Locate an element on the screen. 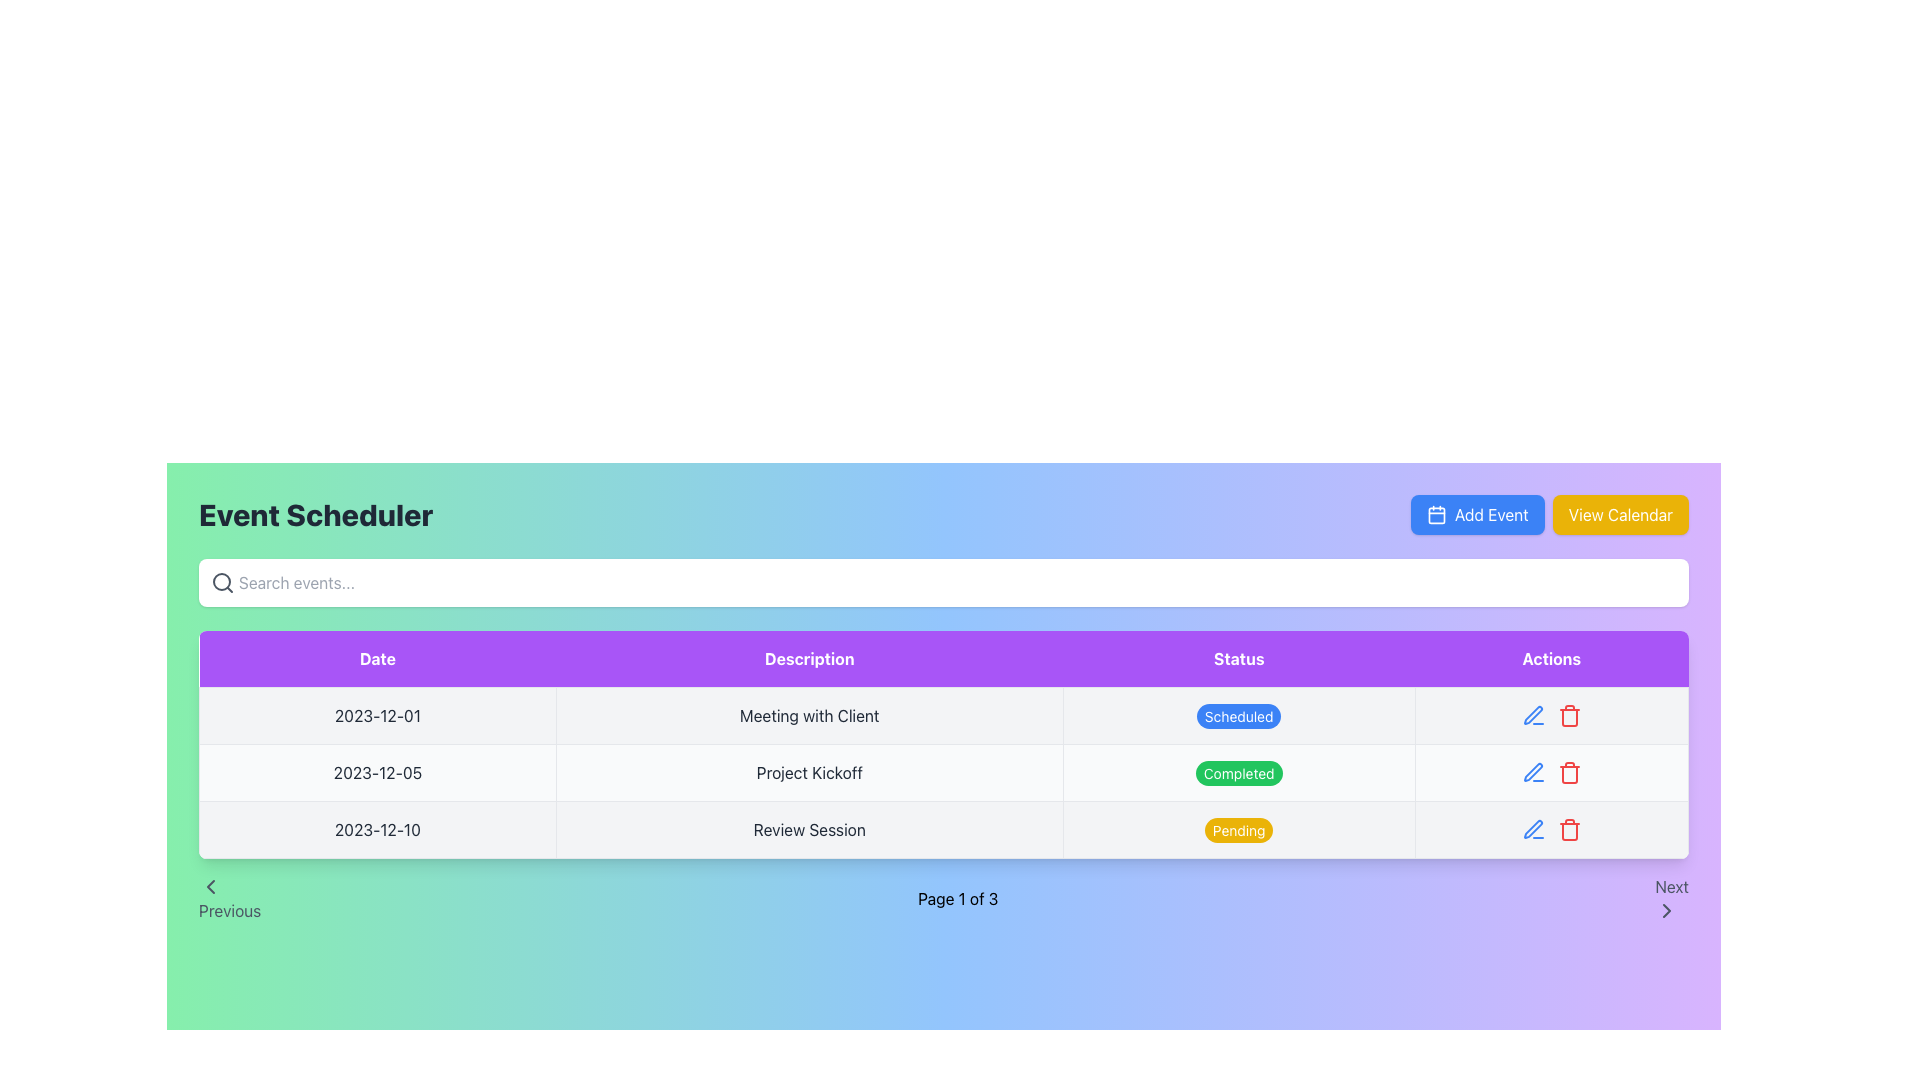 Image resolution: width=1920 pixels, height=1080 pixels. the decorative icon within the 'Next' pagination button located at the bottom-right corner of the table interface is located at coordinates (1667, 910).